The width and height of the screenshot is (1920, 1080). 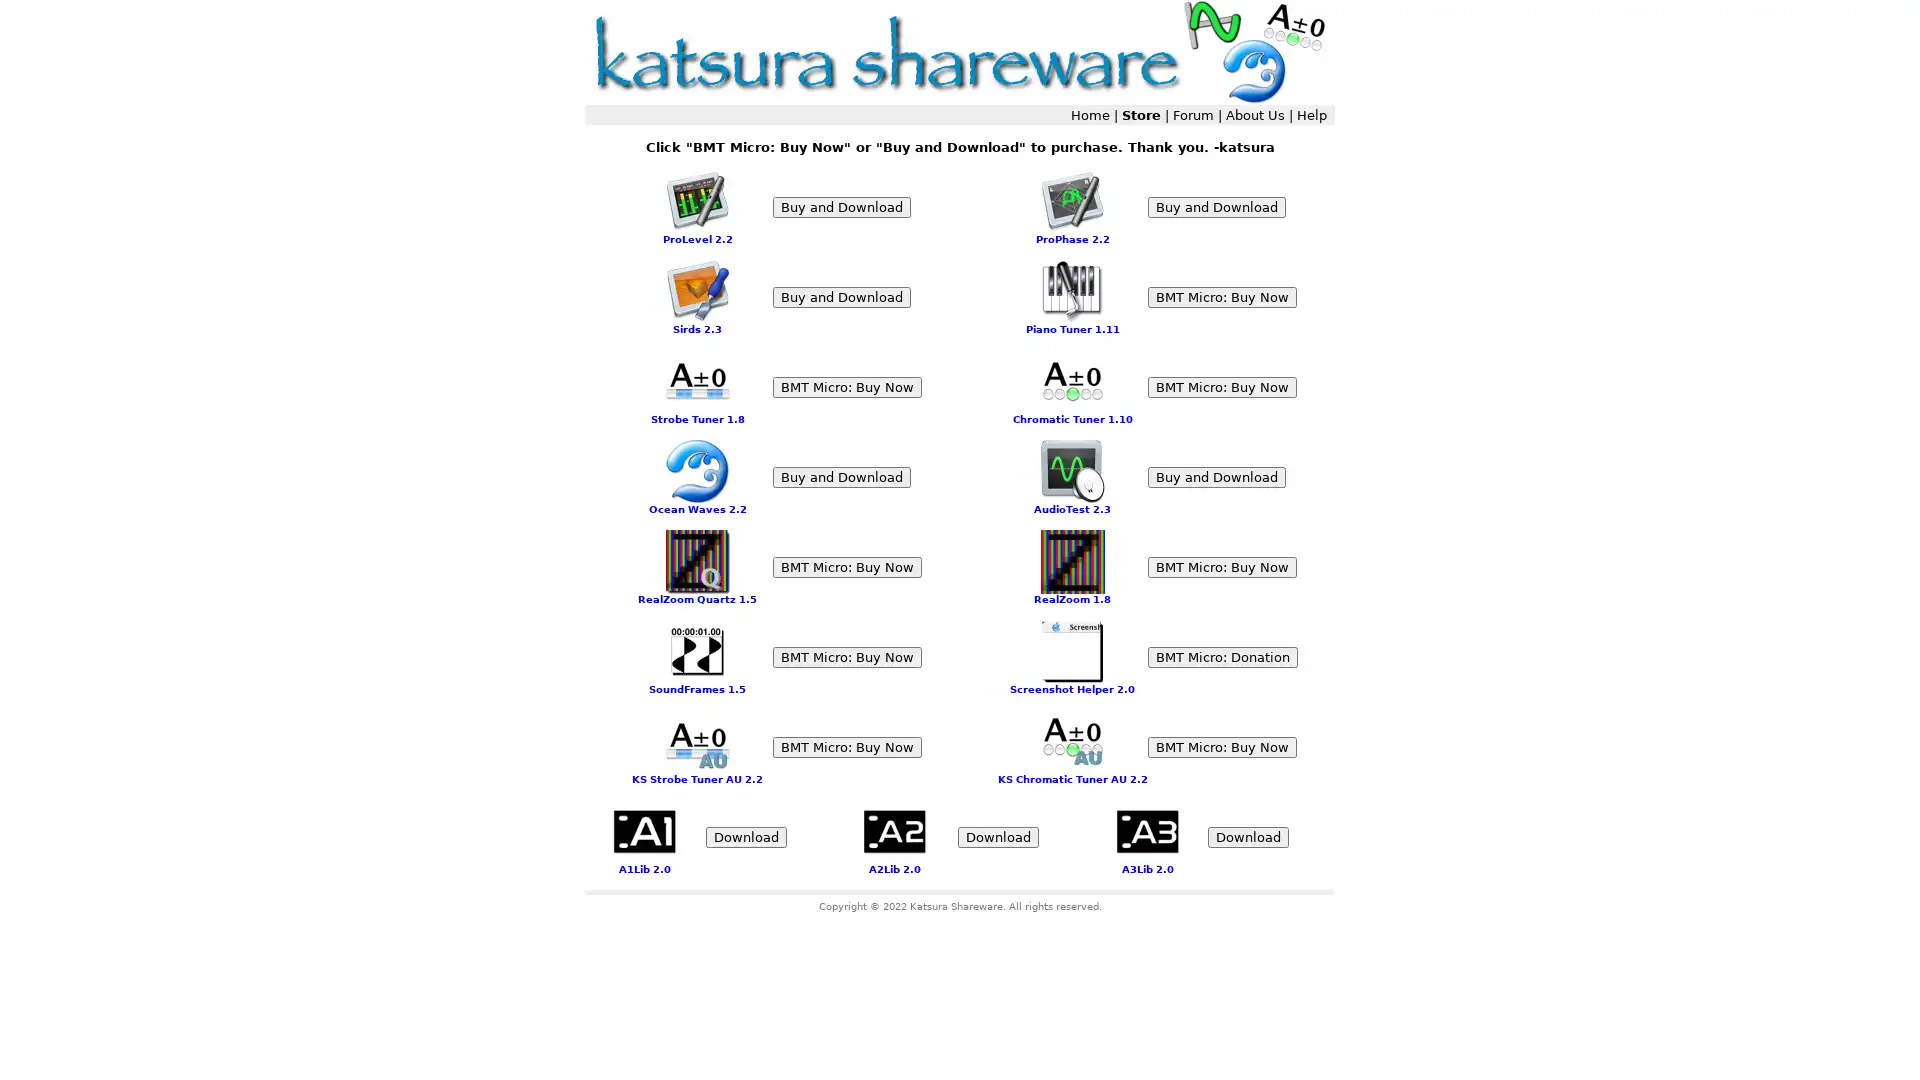 I want to click on Buy and Download, so click(x=1214, y=207).